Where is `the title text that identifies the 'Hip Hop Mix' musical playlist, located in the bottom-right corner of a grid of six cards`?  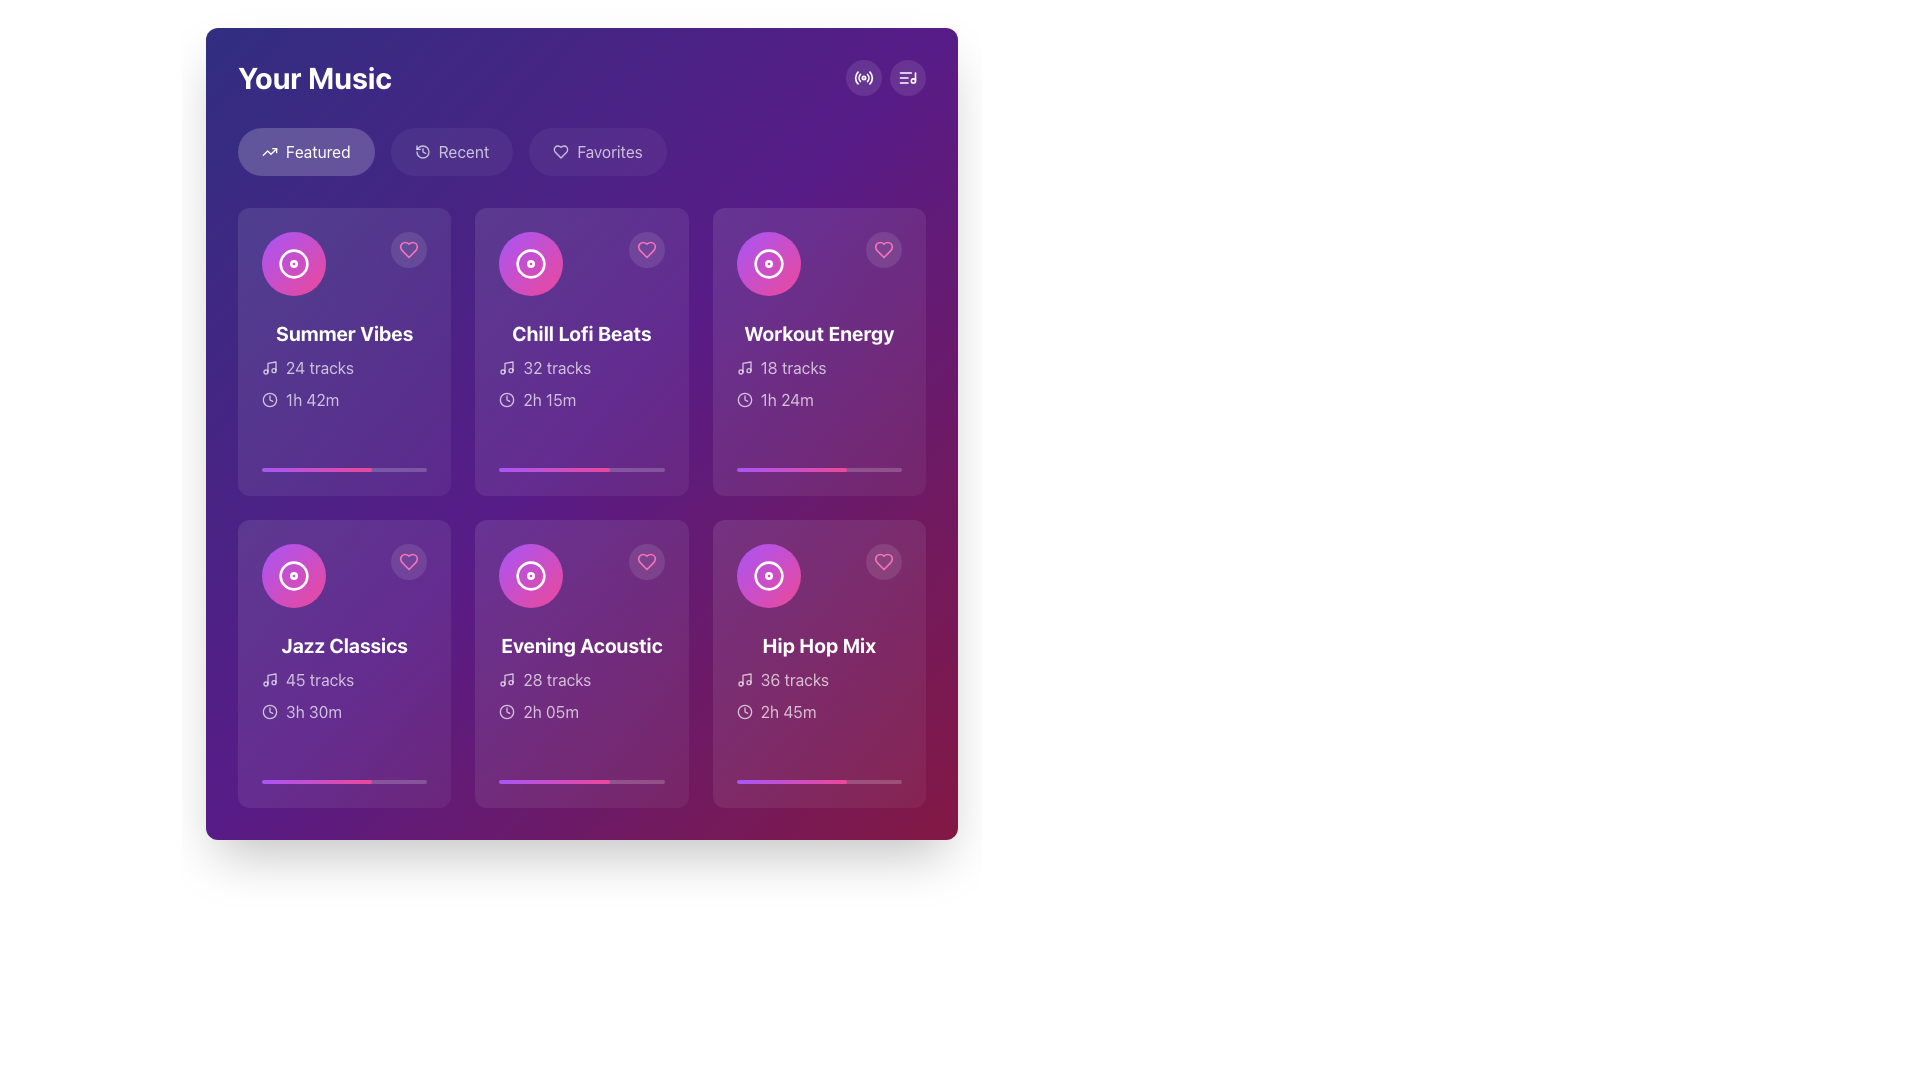 the title text that identifies the 'Hip Hop Mix' musical playlist, located in the bottom-right corner of a grid of six cards is located at coordinates (819, 645).